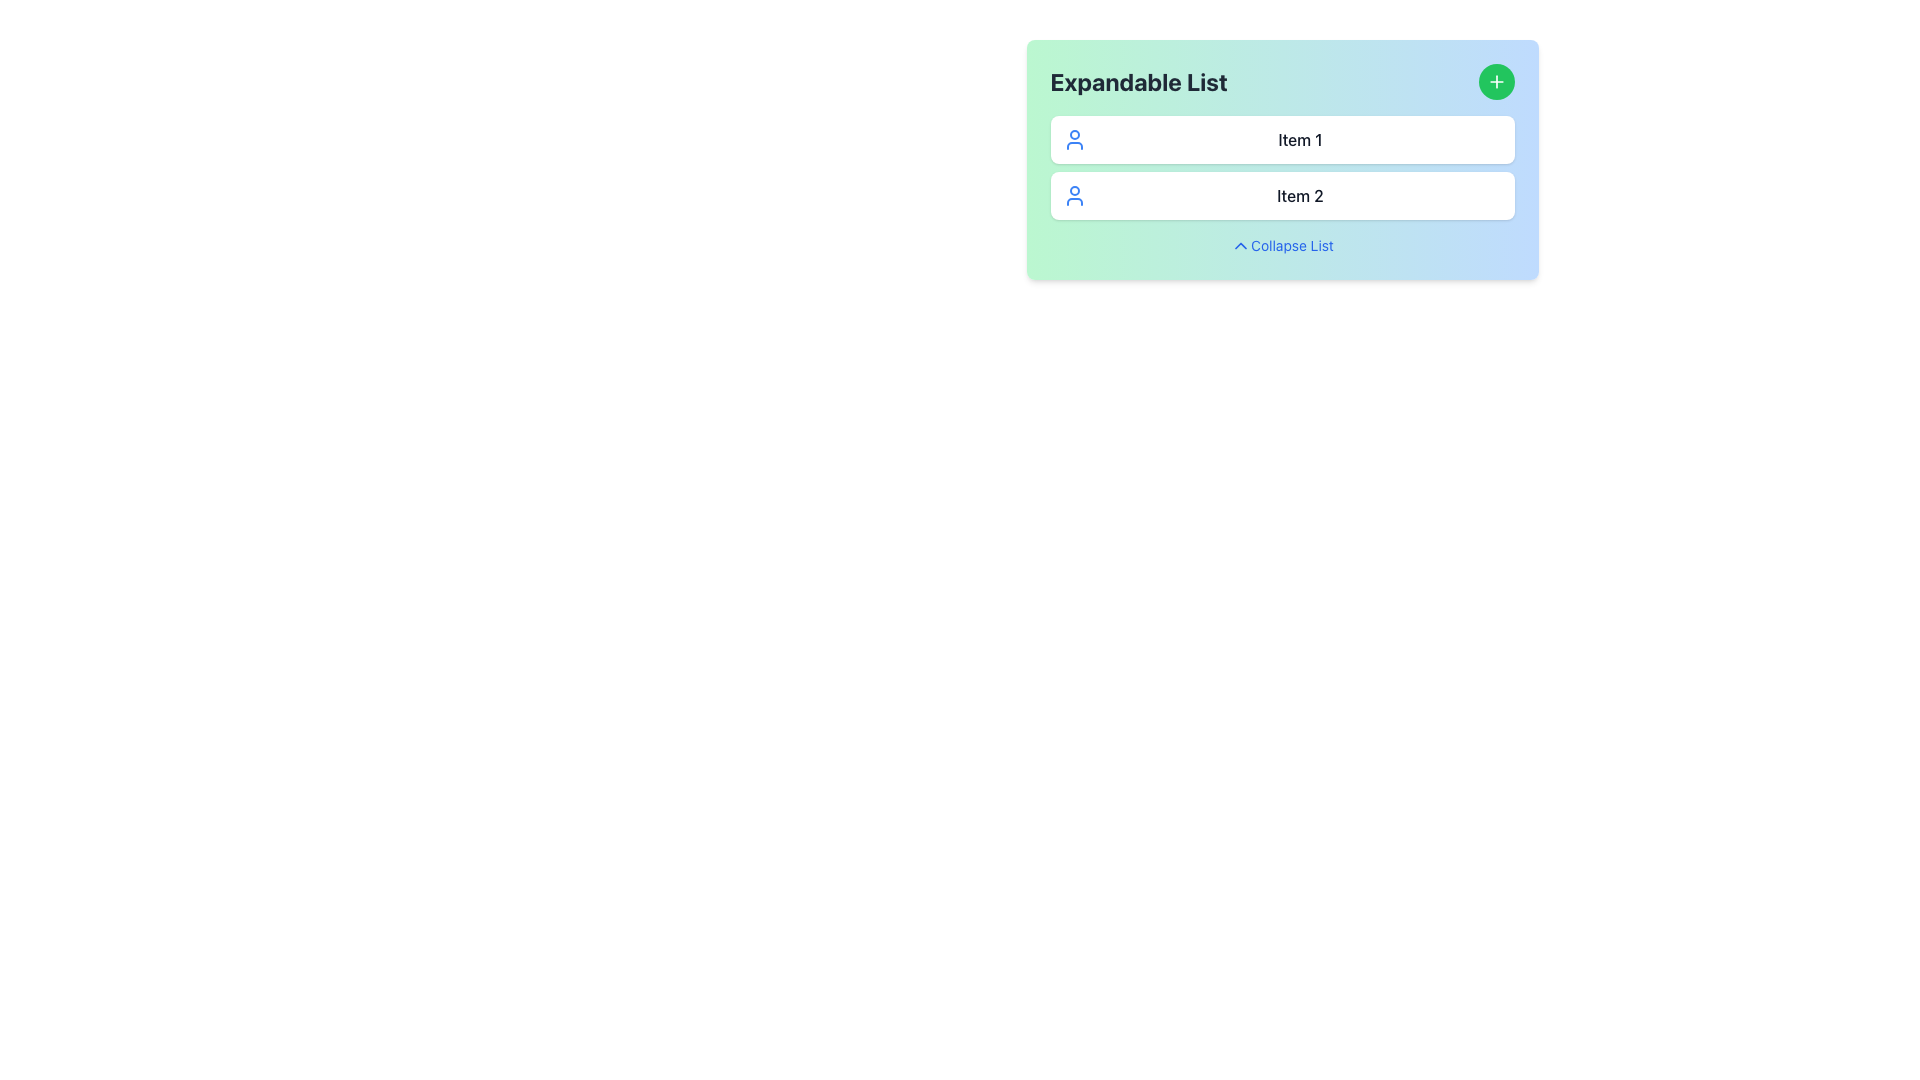 The height and width of the screenshot is (1080, 1920). I want to click on the button located in the top-right corner of the 'Expandable List' card, so click(1496, 80).